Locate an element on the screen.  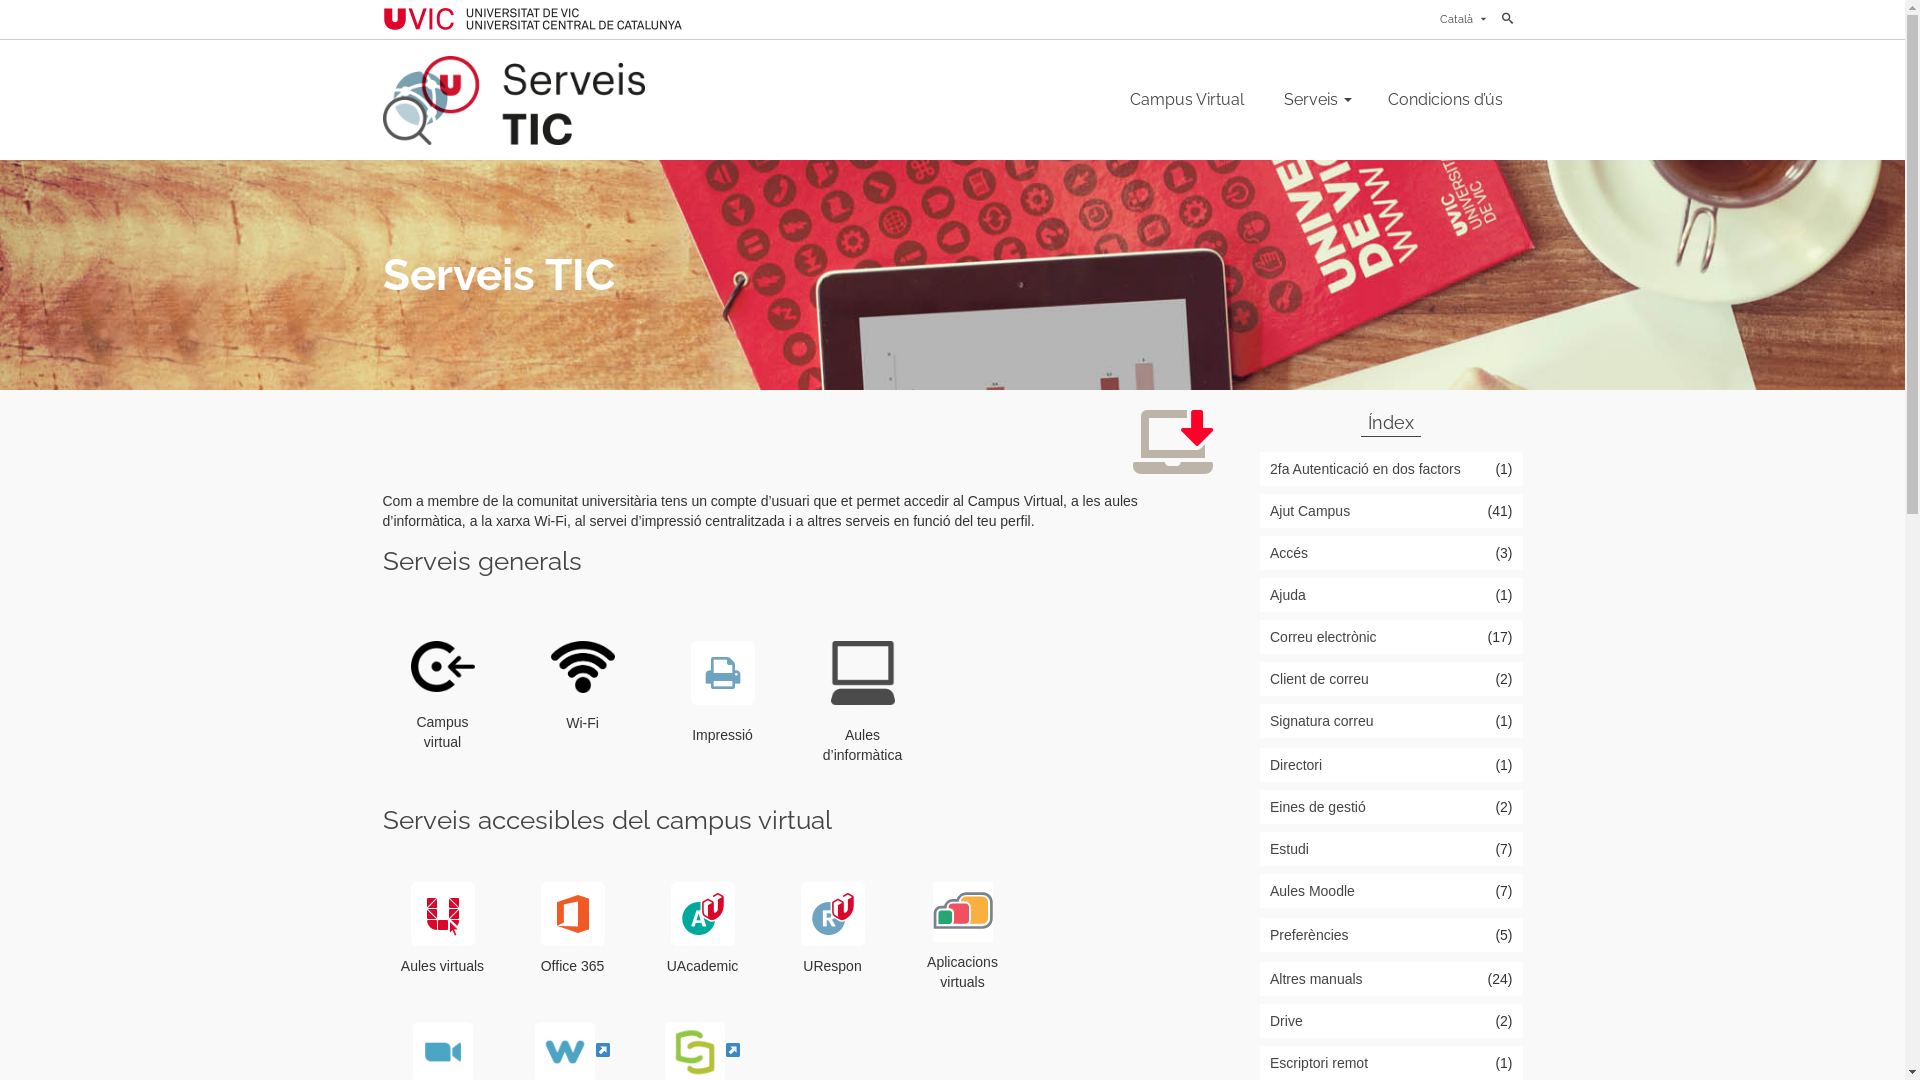
'Ajut Campus' is located at coordinates (1390, 509).